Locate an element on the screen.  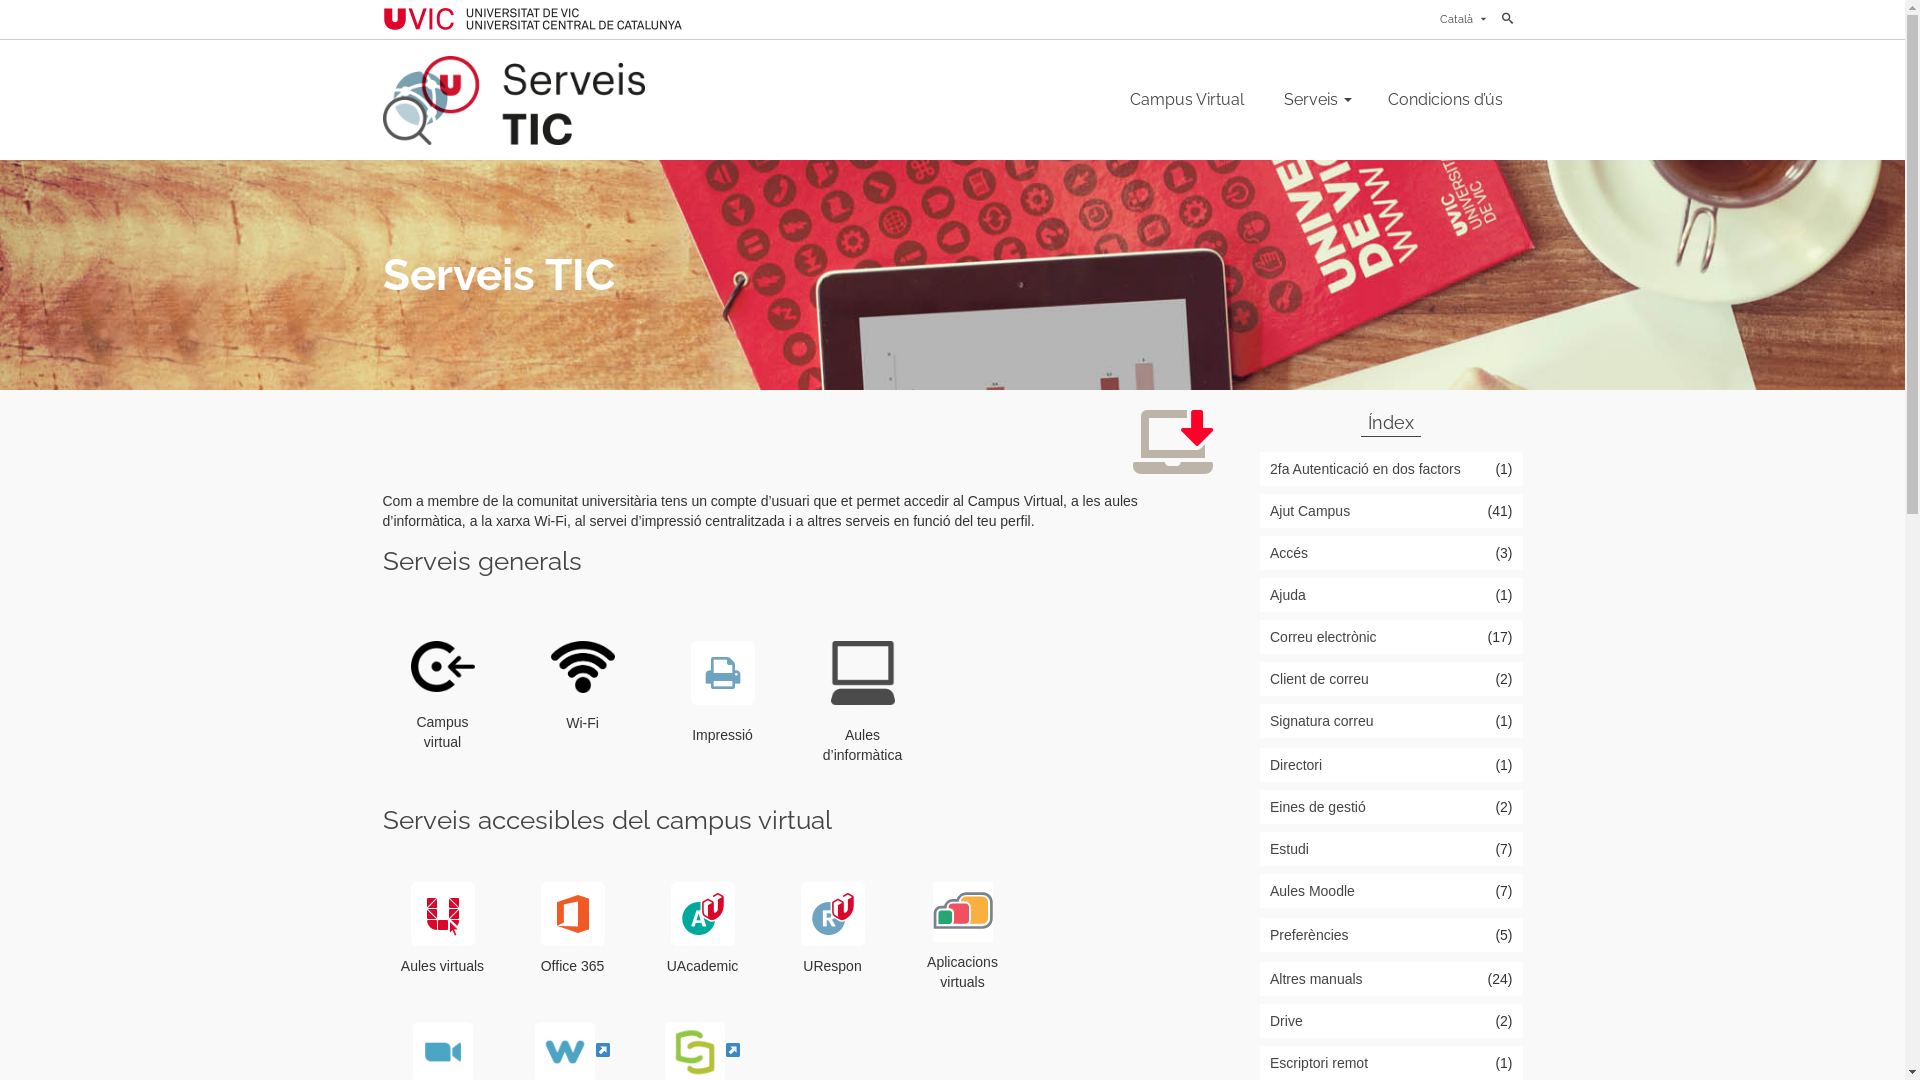
'Ajut Campus' is located at coordinates (1390, 509).